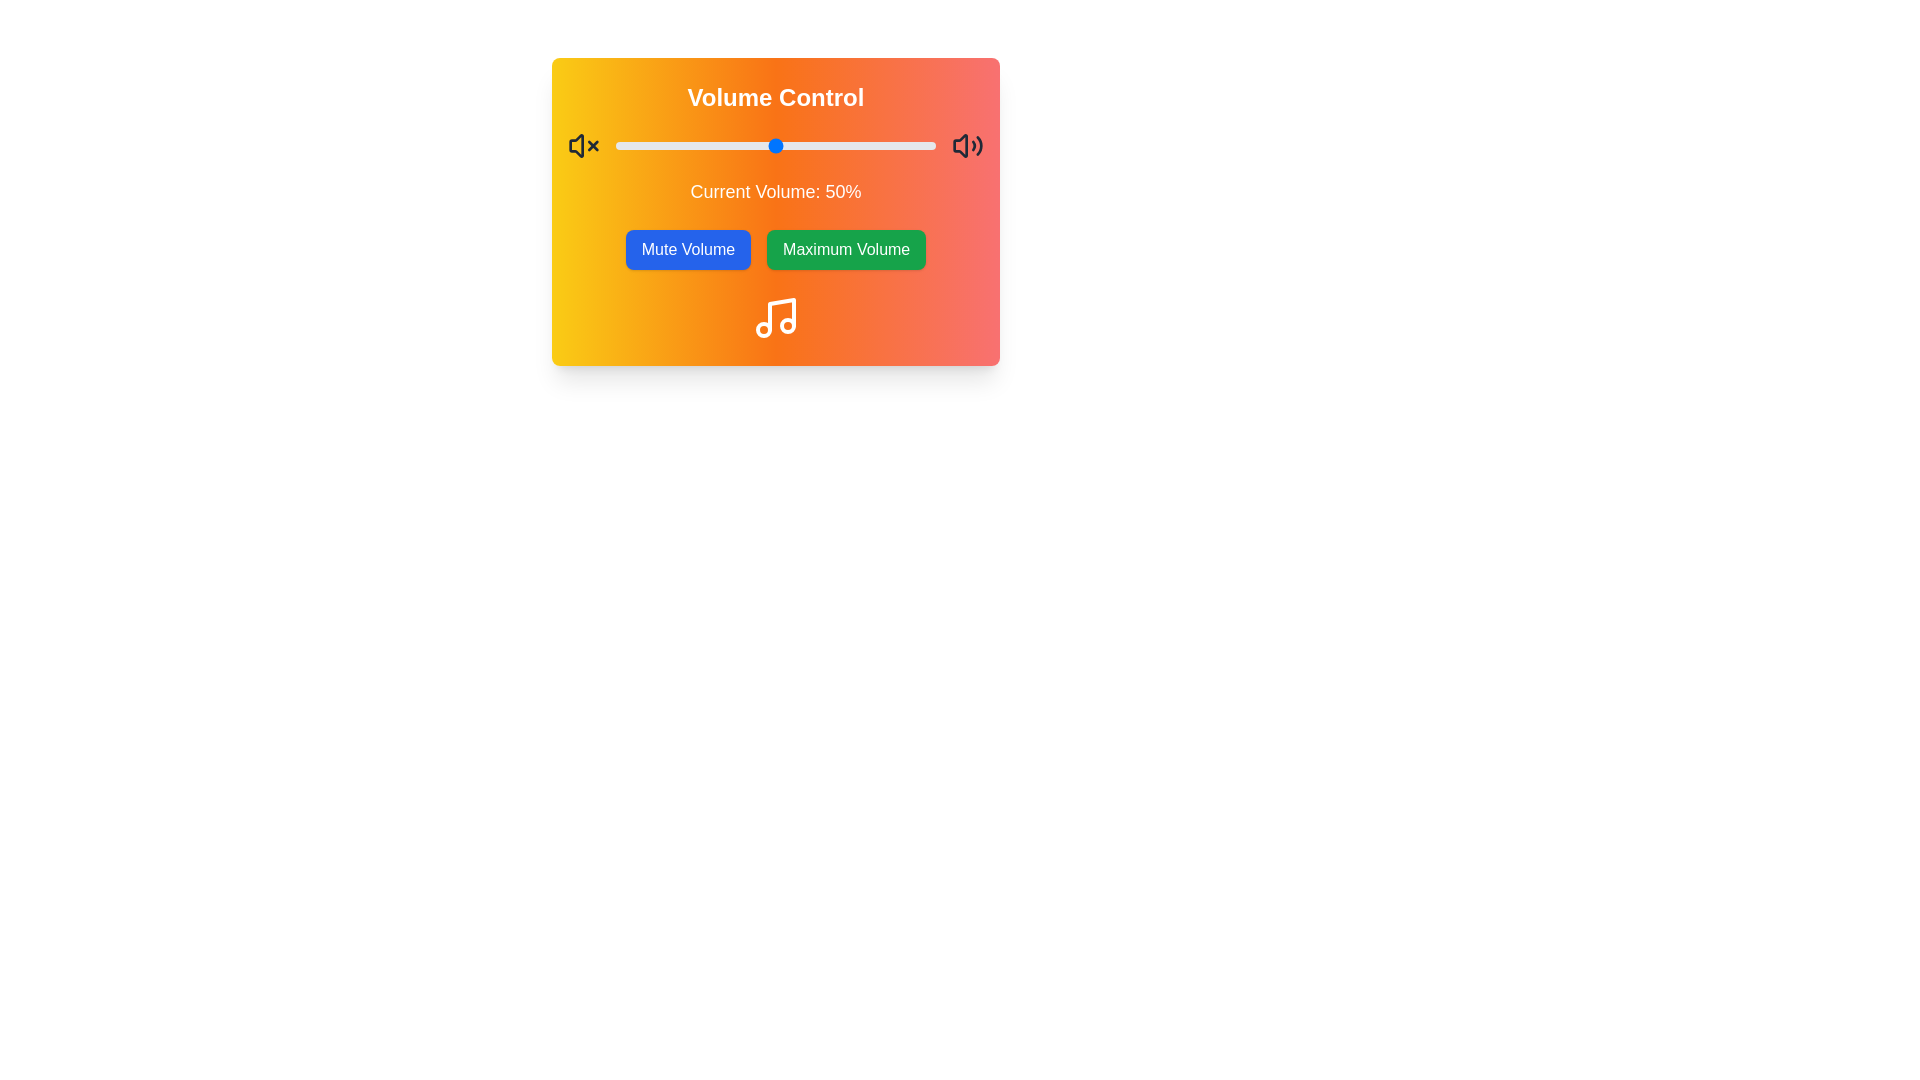  Describe the element at coordinates (817, 145) in the screenshot. I see `the volume slider to 63%` at that location.